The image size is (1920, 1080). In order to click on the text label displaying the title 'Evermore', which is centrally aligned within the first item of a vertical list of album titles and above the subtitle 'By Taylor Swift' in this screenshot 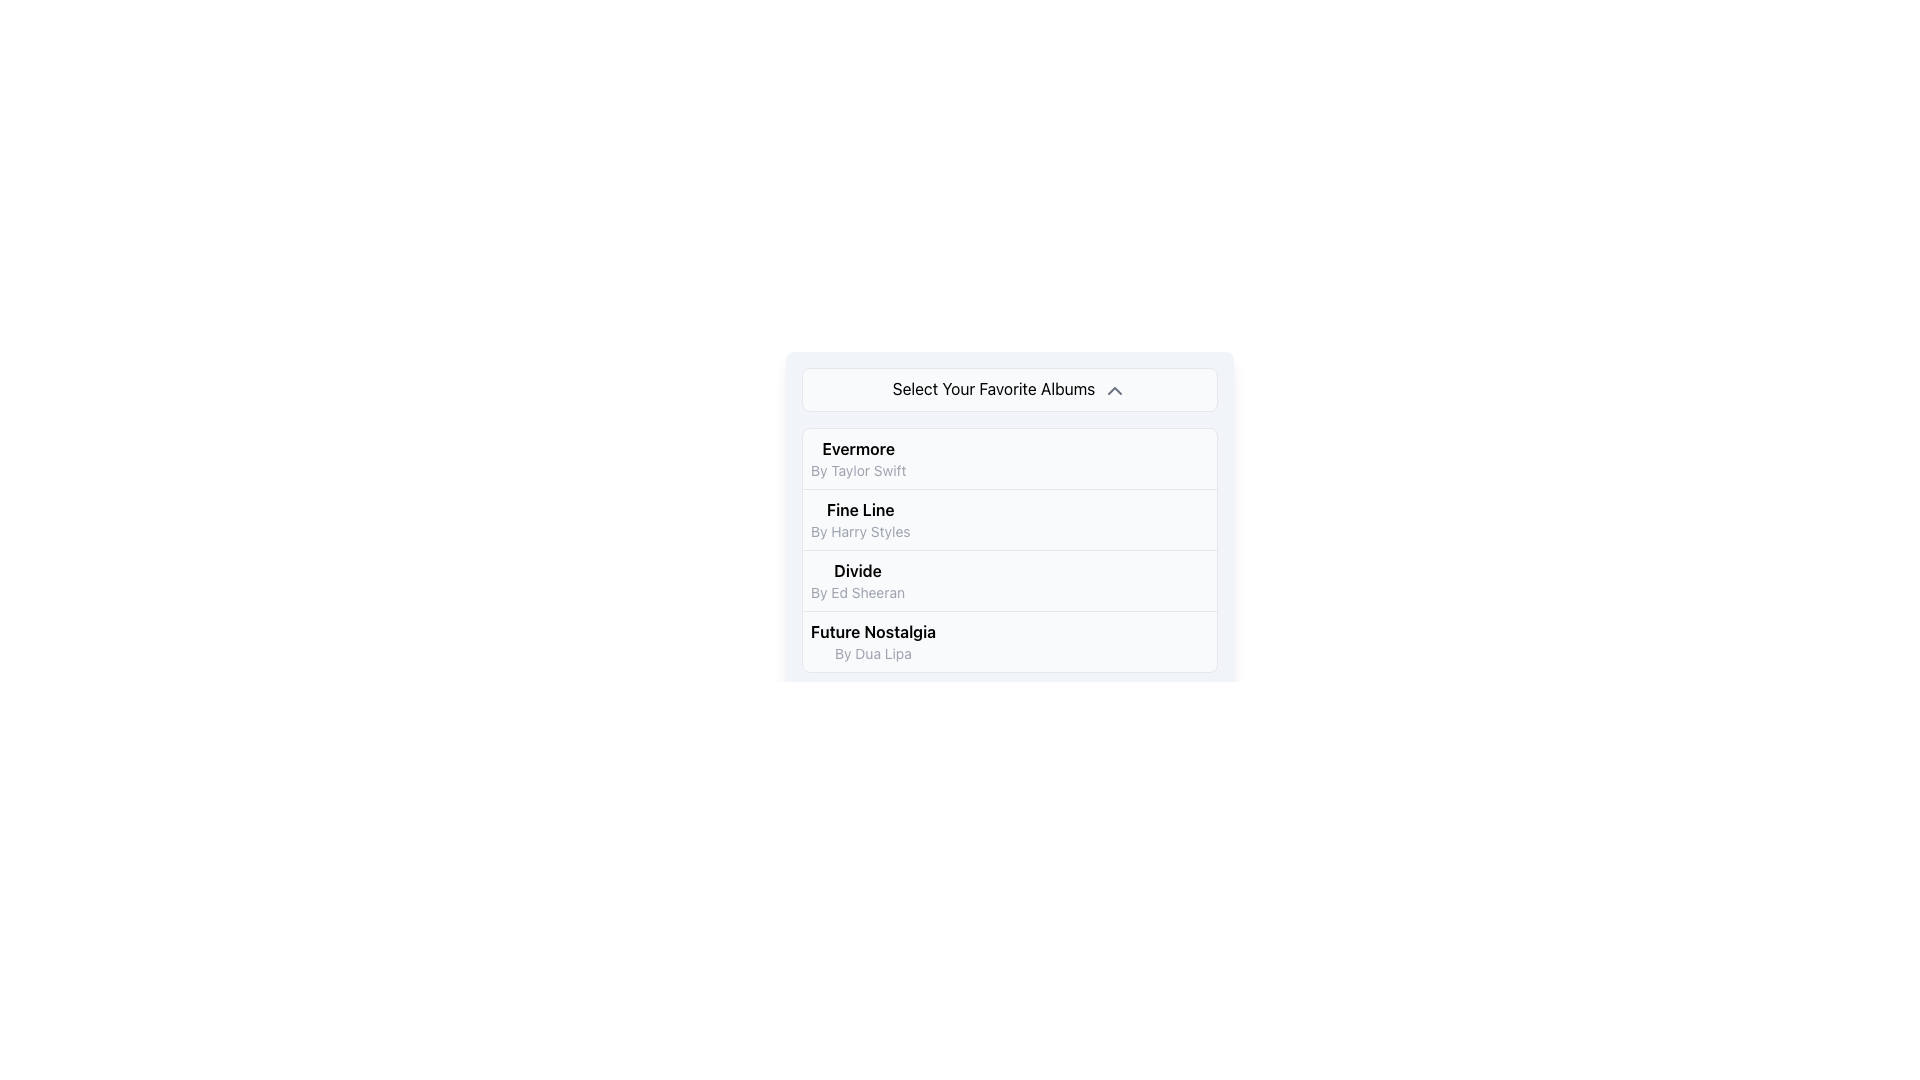, I will do `click(858, 447)`.